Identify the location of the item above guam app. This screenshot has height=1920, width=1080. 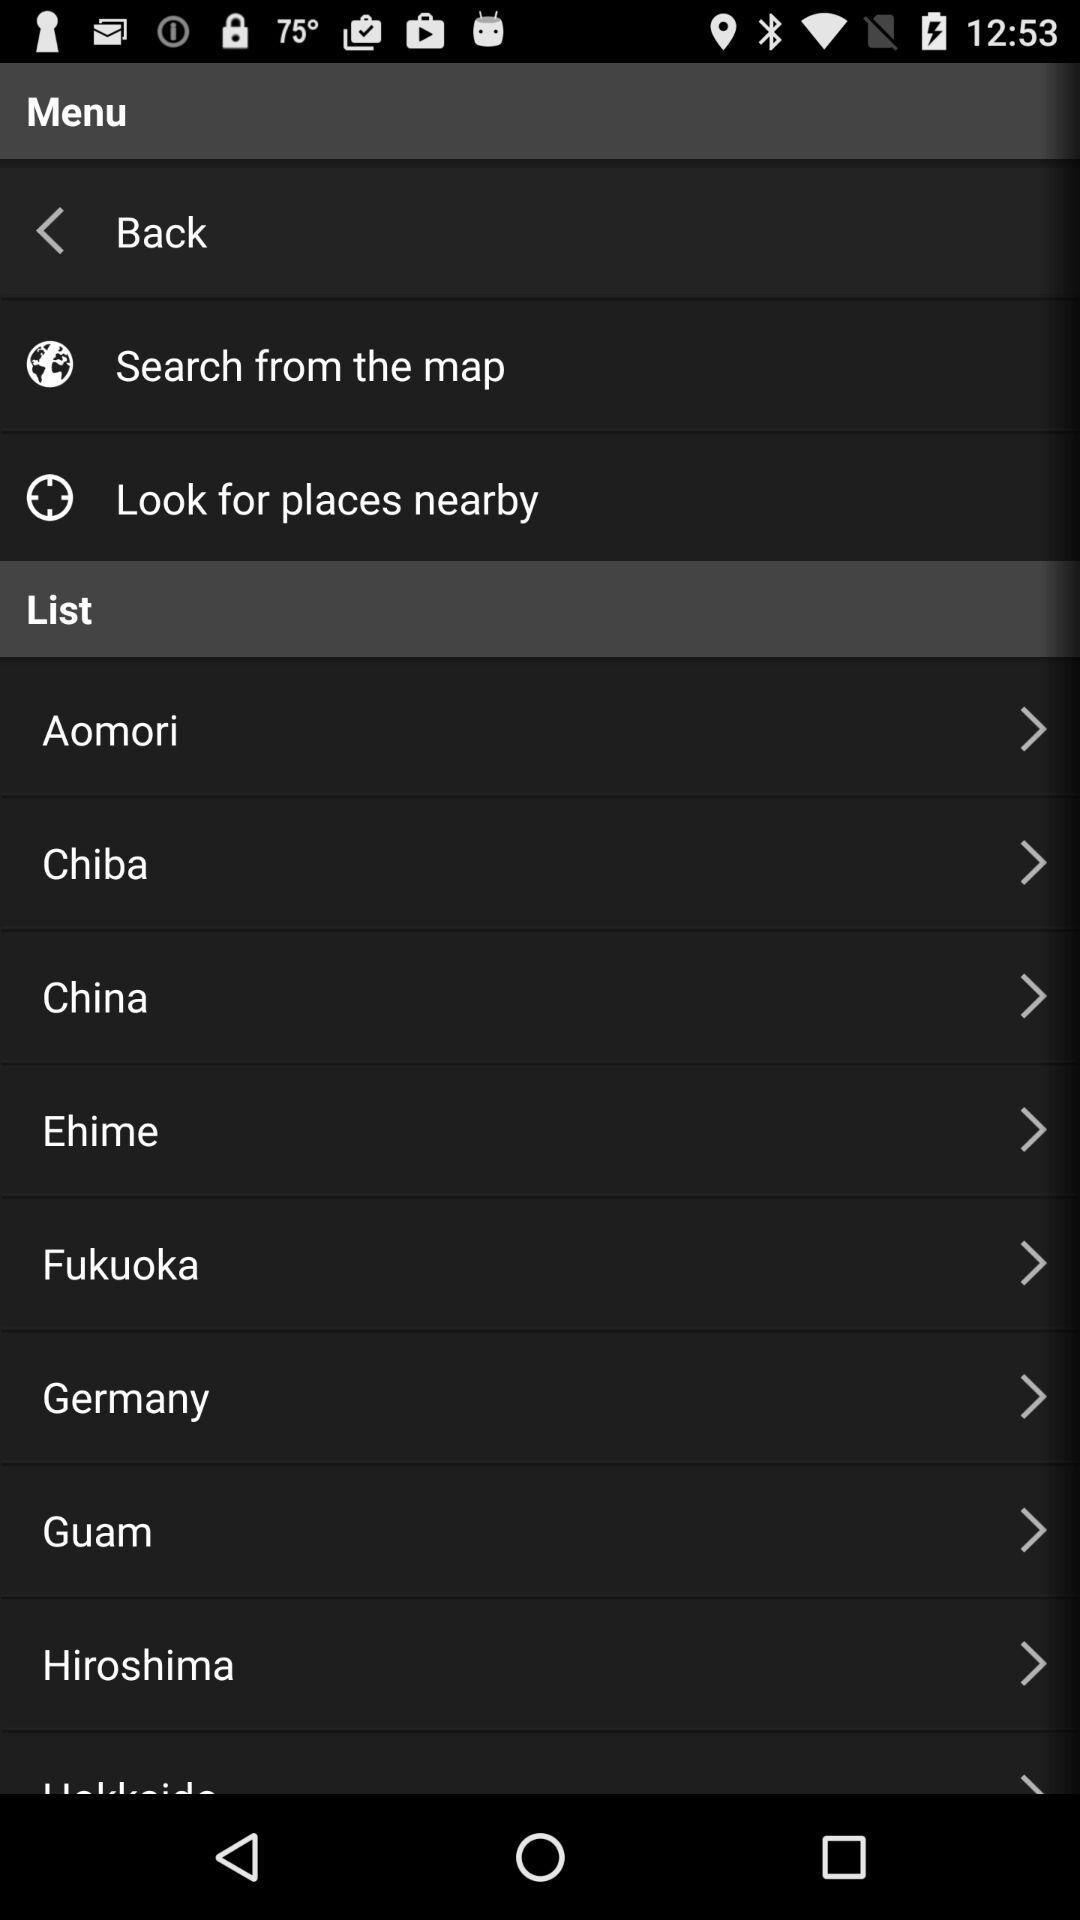
(505, 1395).